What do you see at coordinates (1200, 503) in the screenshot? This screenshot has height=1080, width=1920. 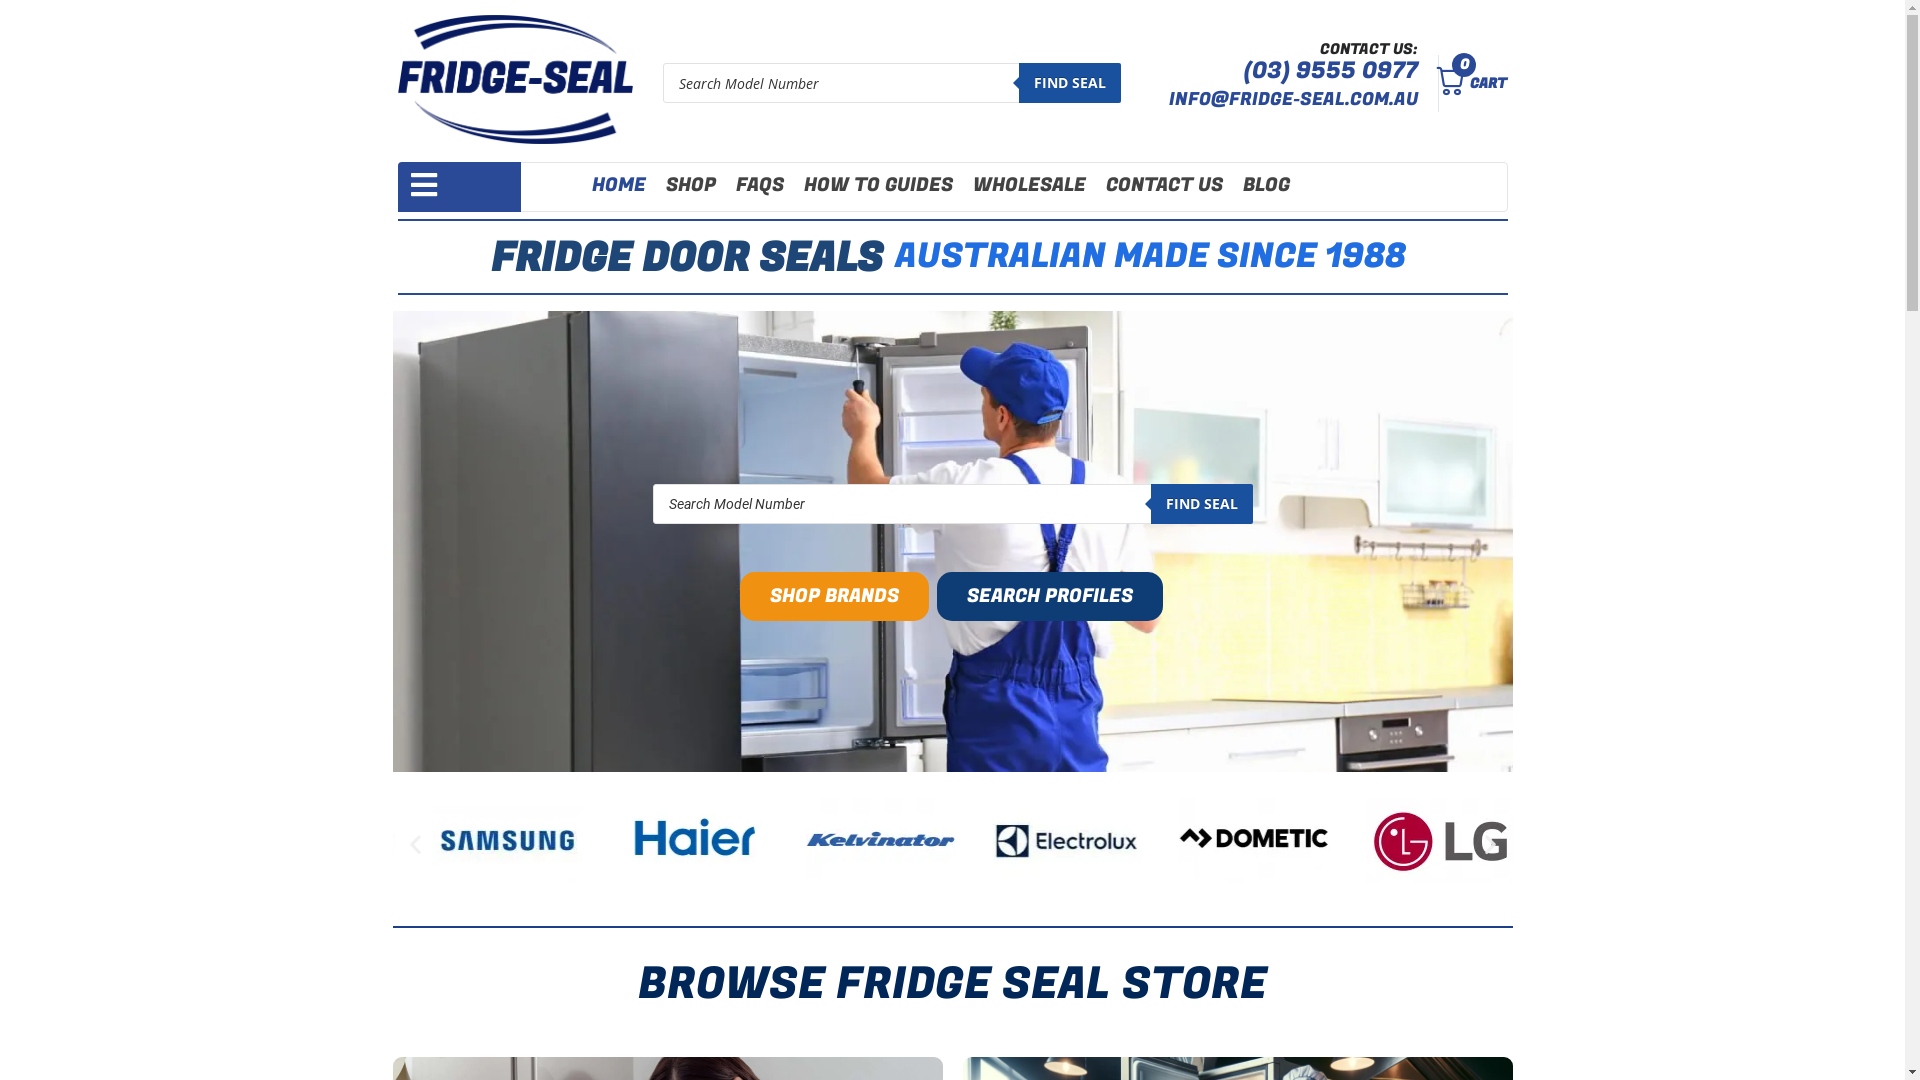 I see `'FIND SEAL'` at bounding box center [1200, 503].